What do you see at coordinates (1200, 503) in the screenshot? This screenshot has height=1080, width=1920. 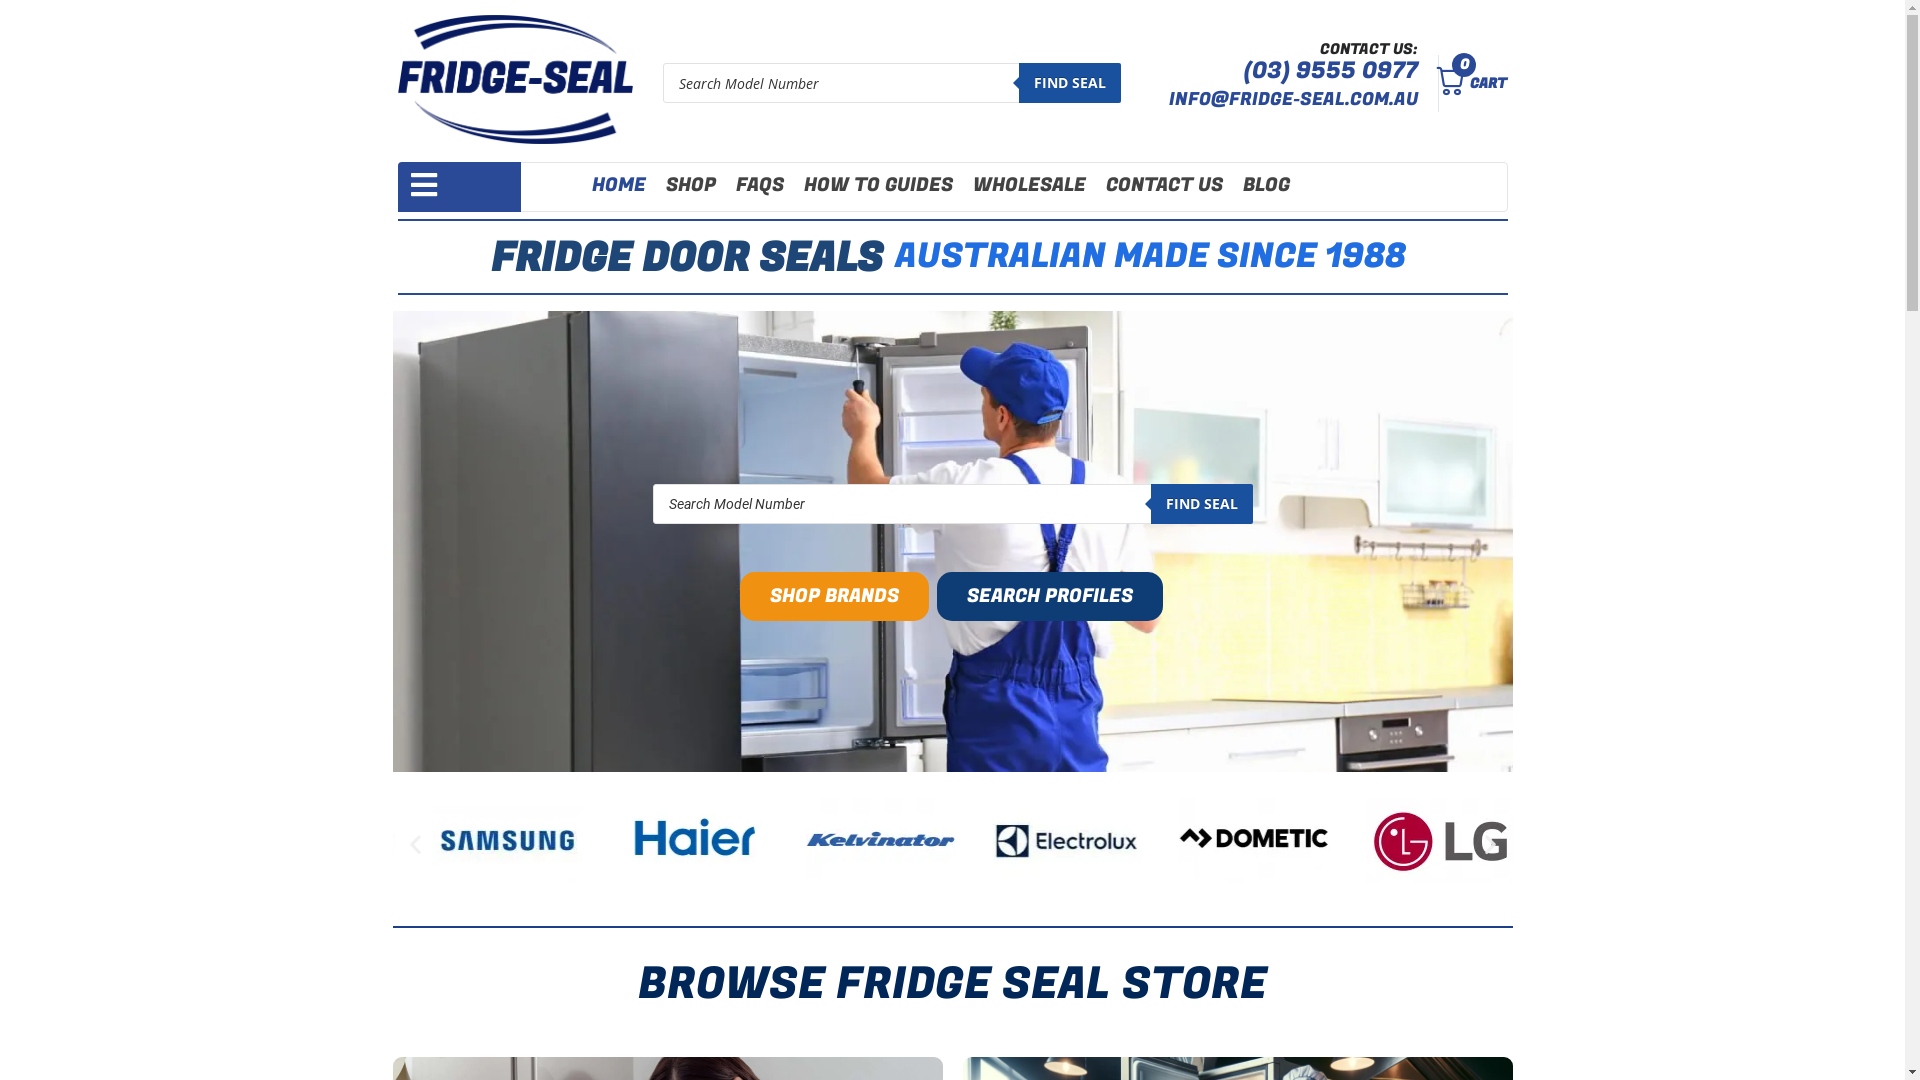 I see `'FIND SEAL'` at bounding box center [1200, 503].